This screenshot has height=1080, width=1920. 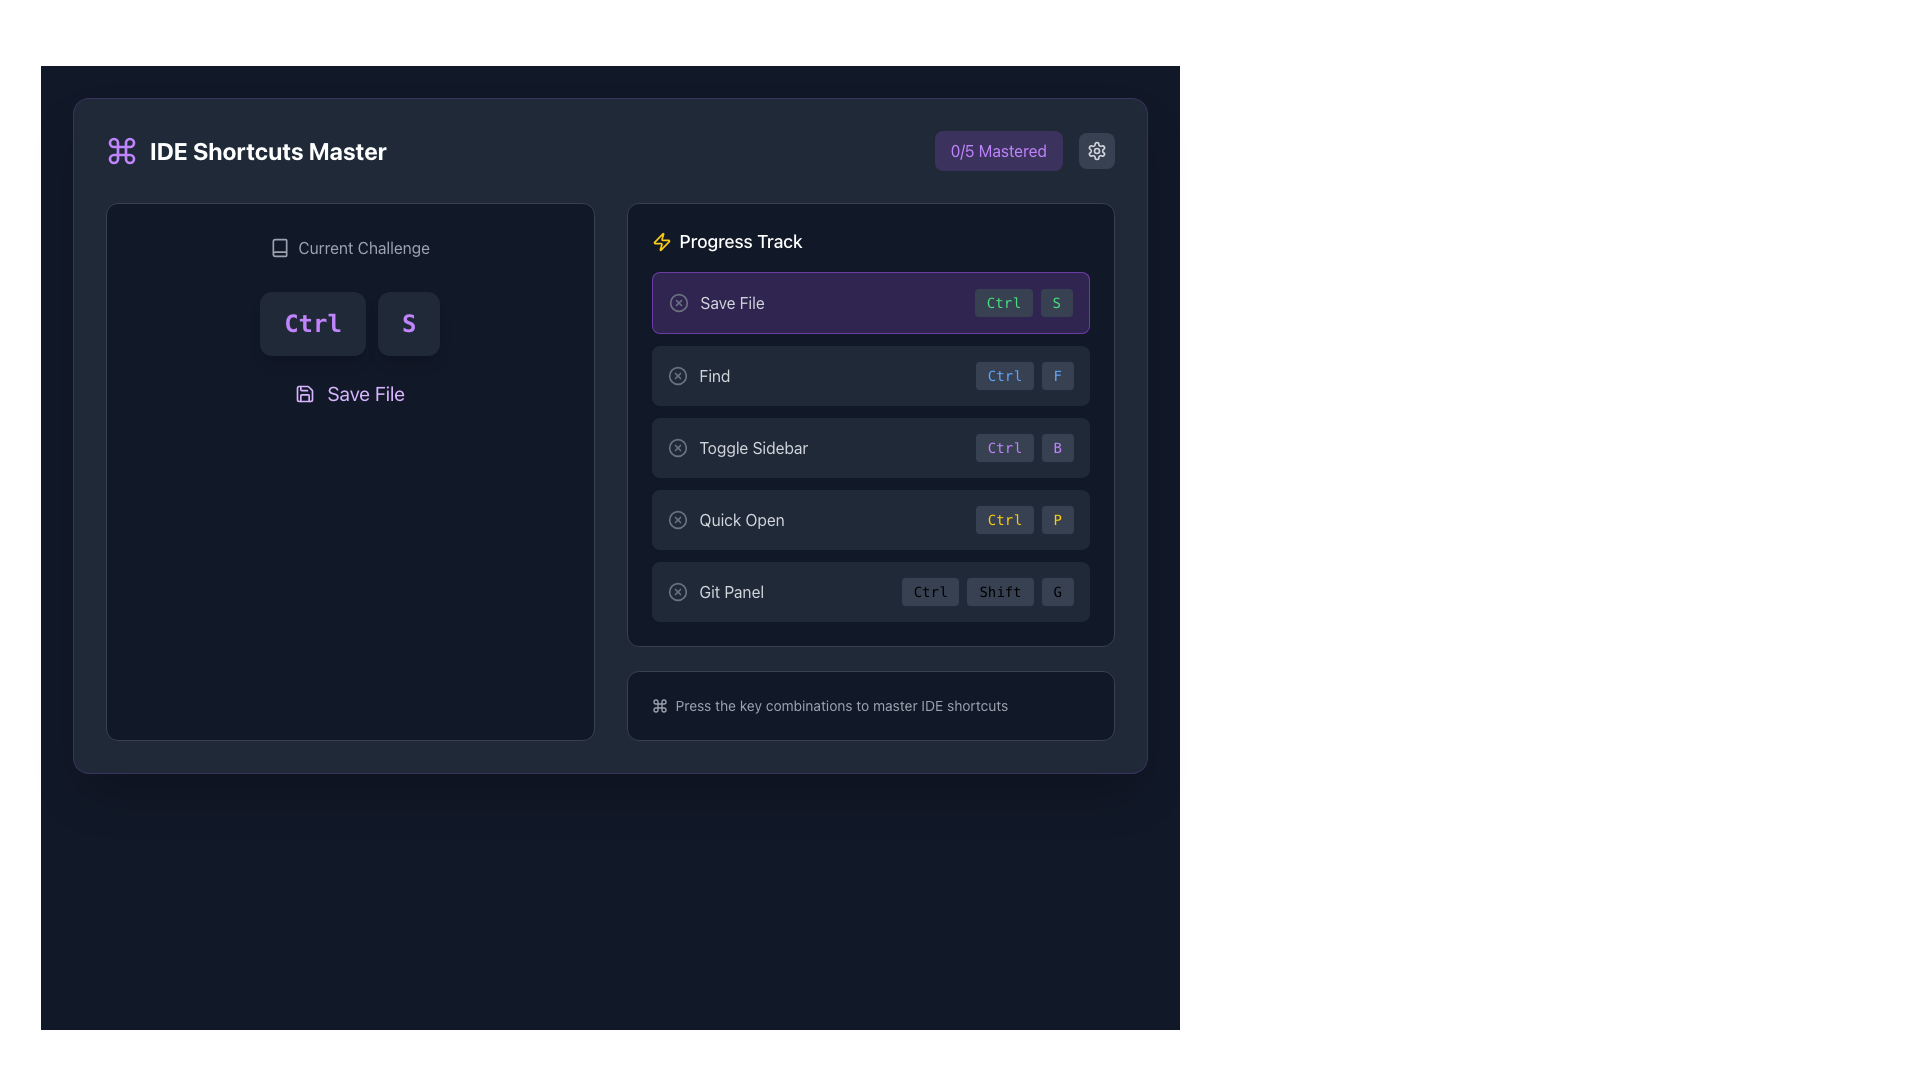 I want to click on text content of the Label indicating the keyboard shortcut 'Ctrl+F' located beside the 'Find' label in the Progress Track list, so click(x=1024, y=375).